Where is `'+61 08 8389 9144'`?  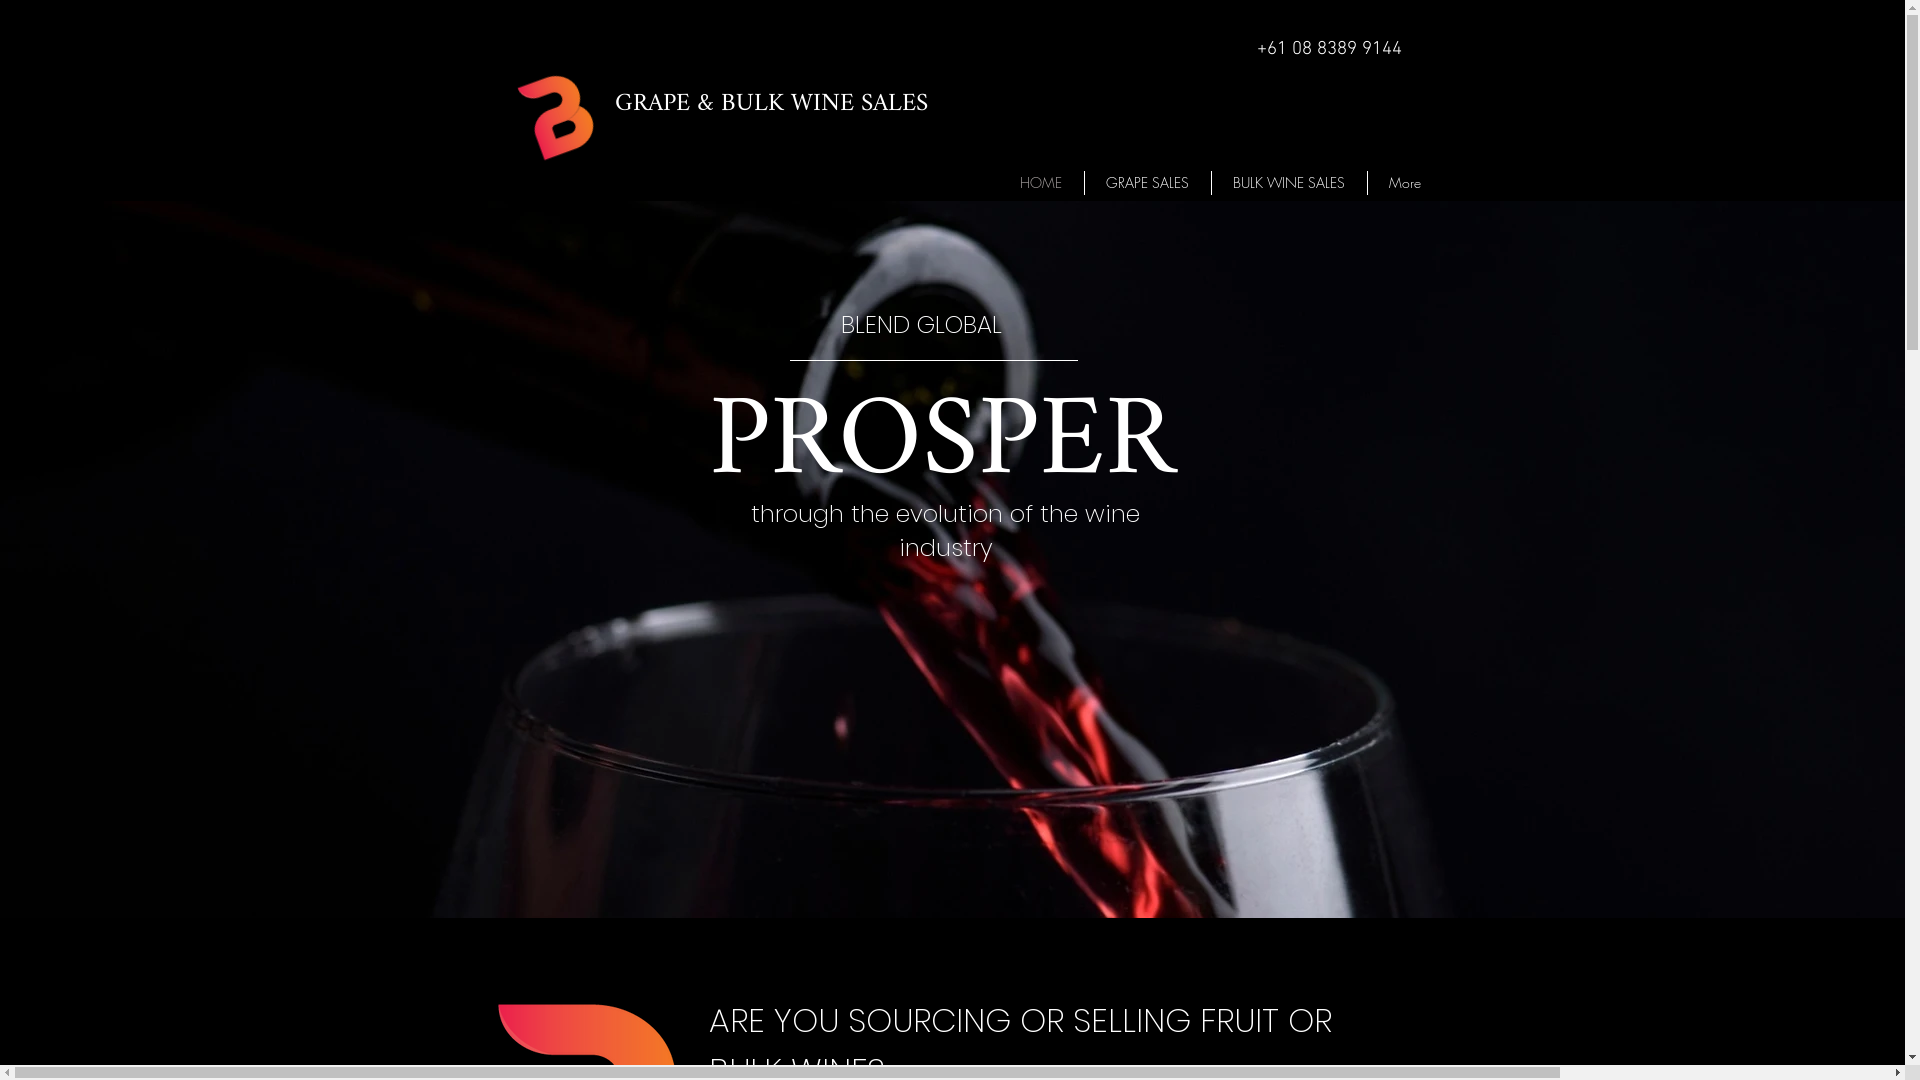
'+61 08 8389 9144' is located at coordinates (1328, 48).